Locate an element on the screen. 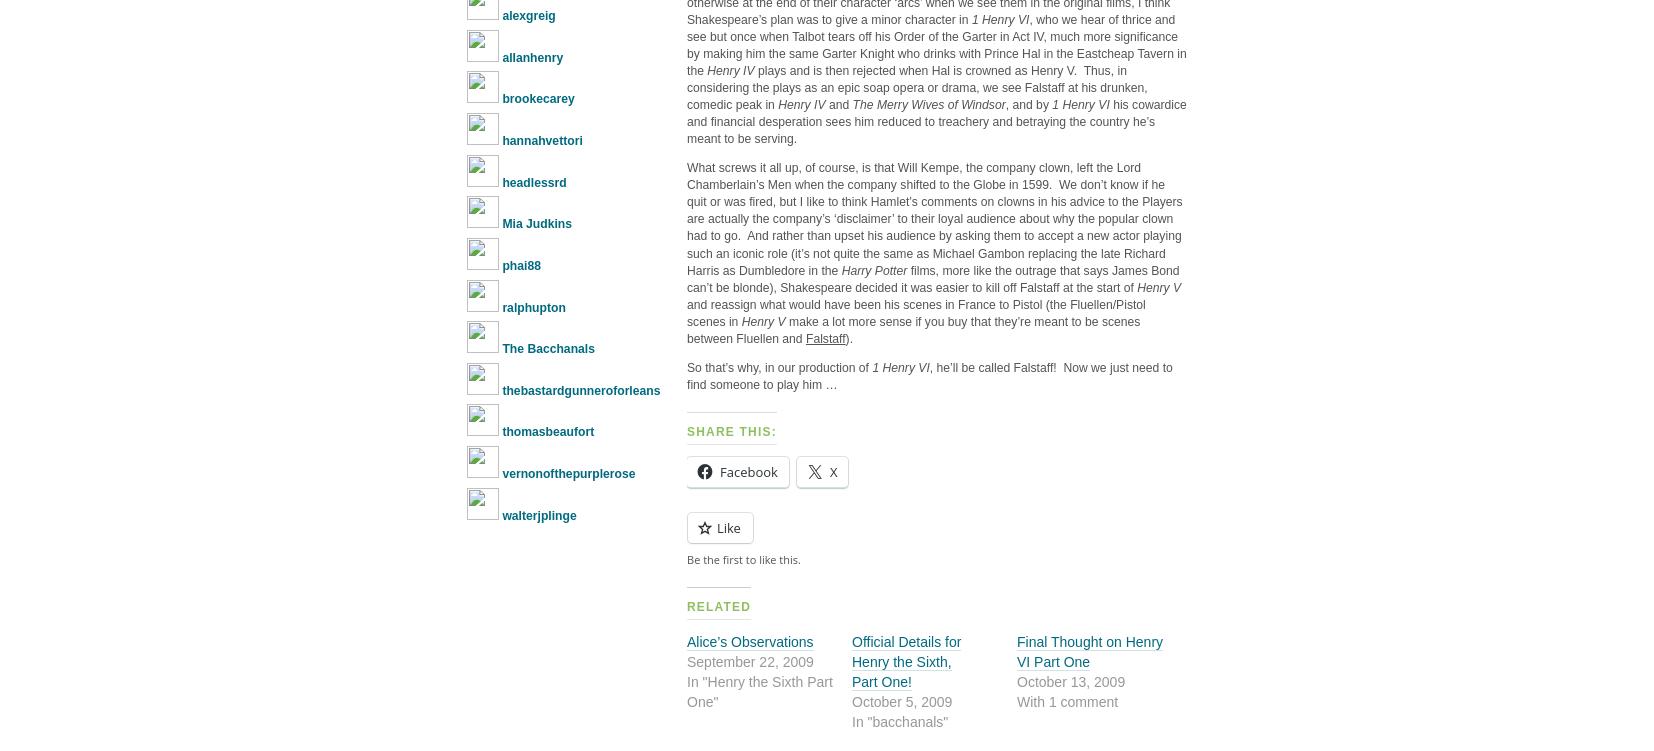  'The Merry Wives of Windsor' is located at coordinates (927, 103).